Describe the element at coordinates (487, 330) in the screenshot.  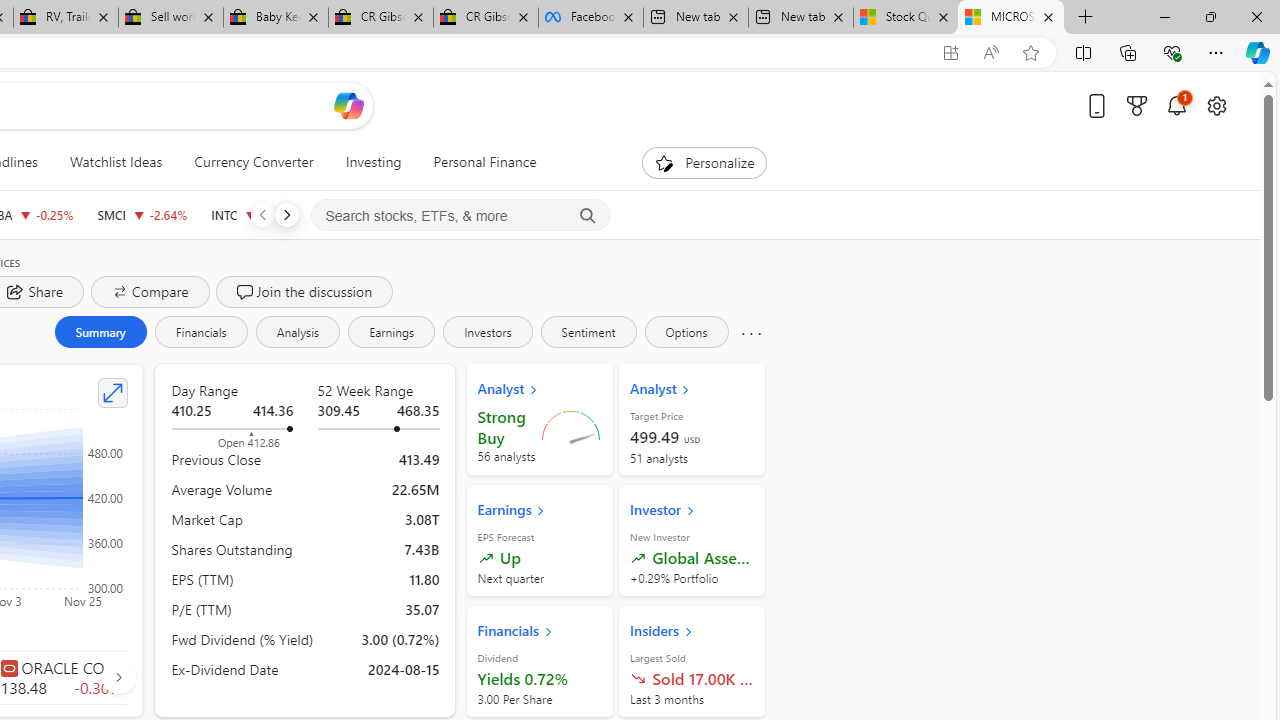
I see `'Investors'` at that location.